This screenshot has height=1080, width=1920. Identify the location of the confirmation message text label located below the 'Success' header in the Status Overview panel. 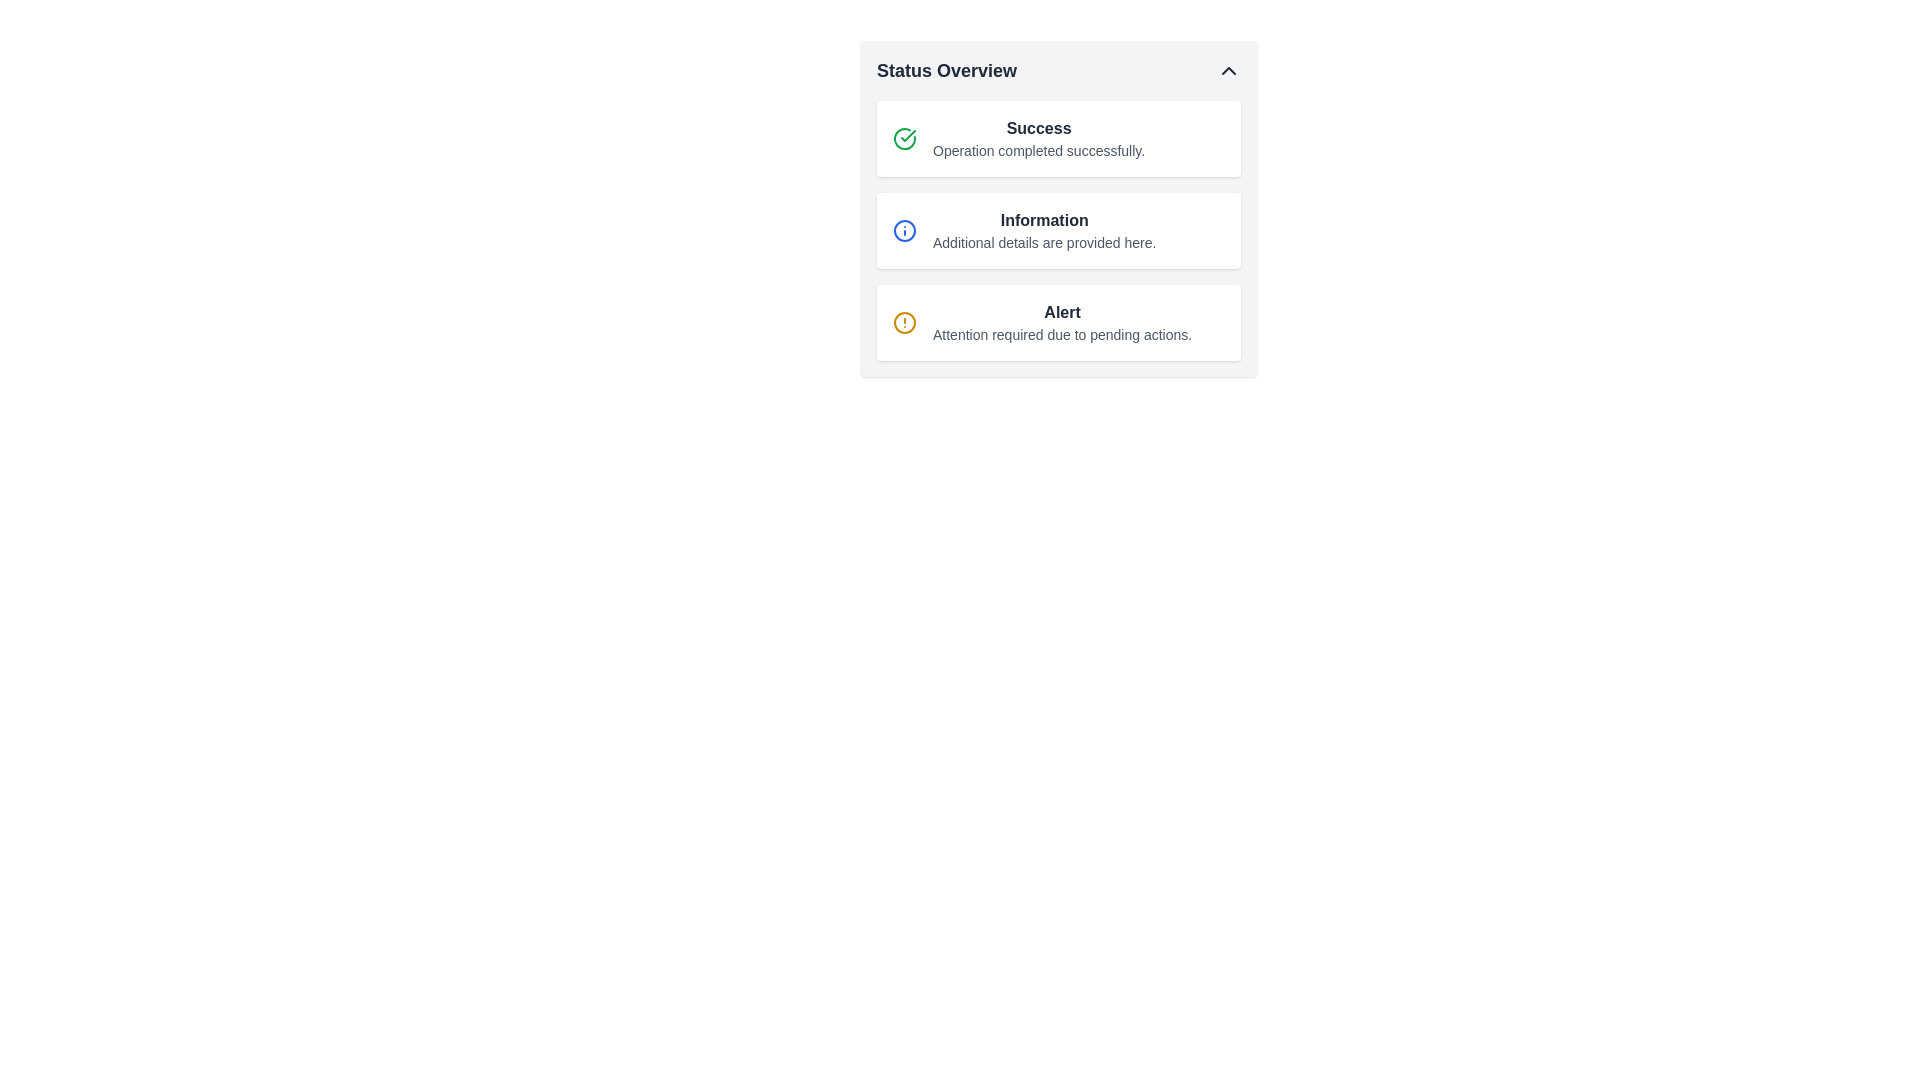
(1039, 149).